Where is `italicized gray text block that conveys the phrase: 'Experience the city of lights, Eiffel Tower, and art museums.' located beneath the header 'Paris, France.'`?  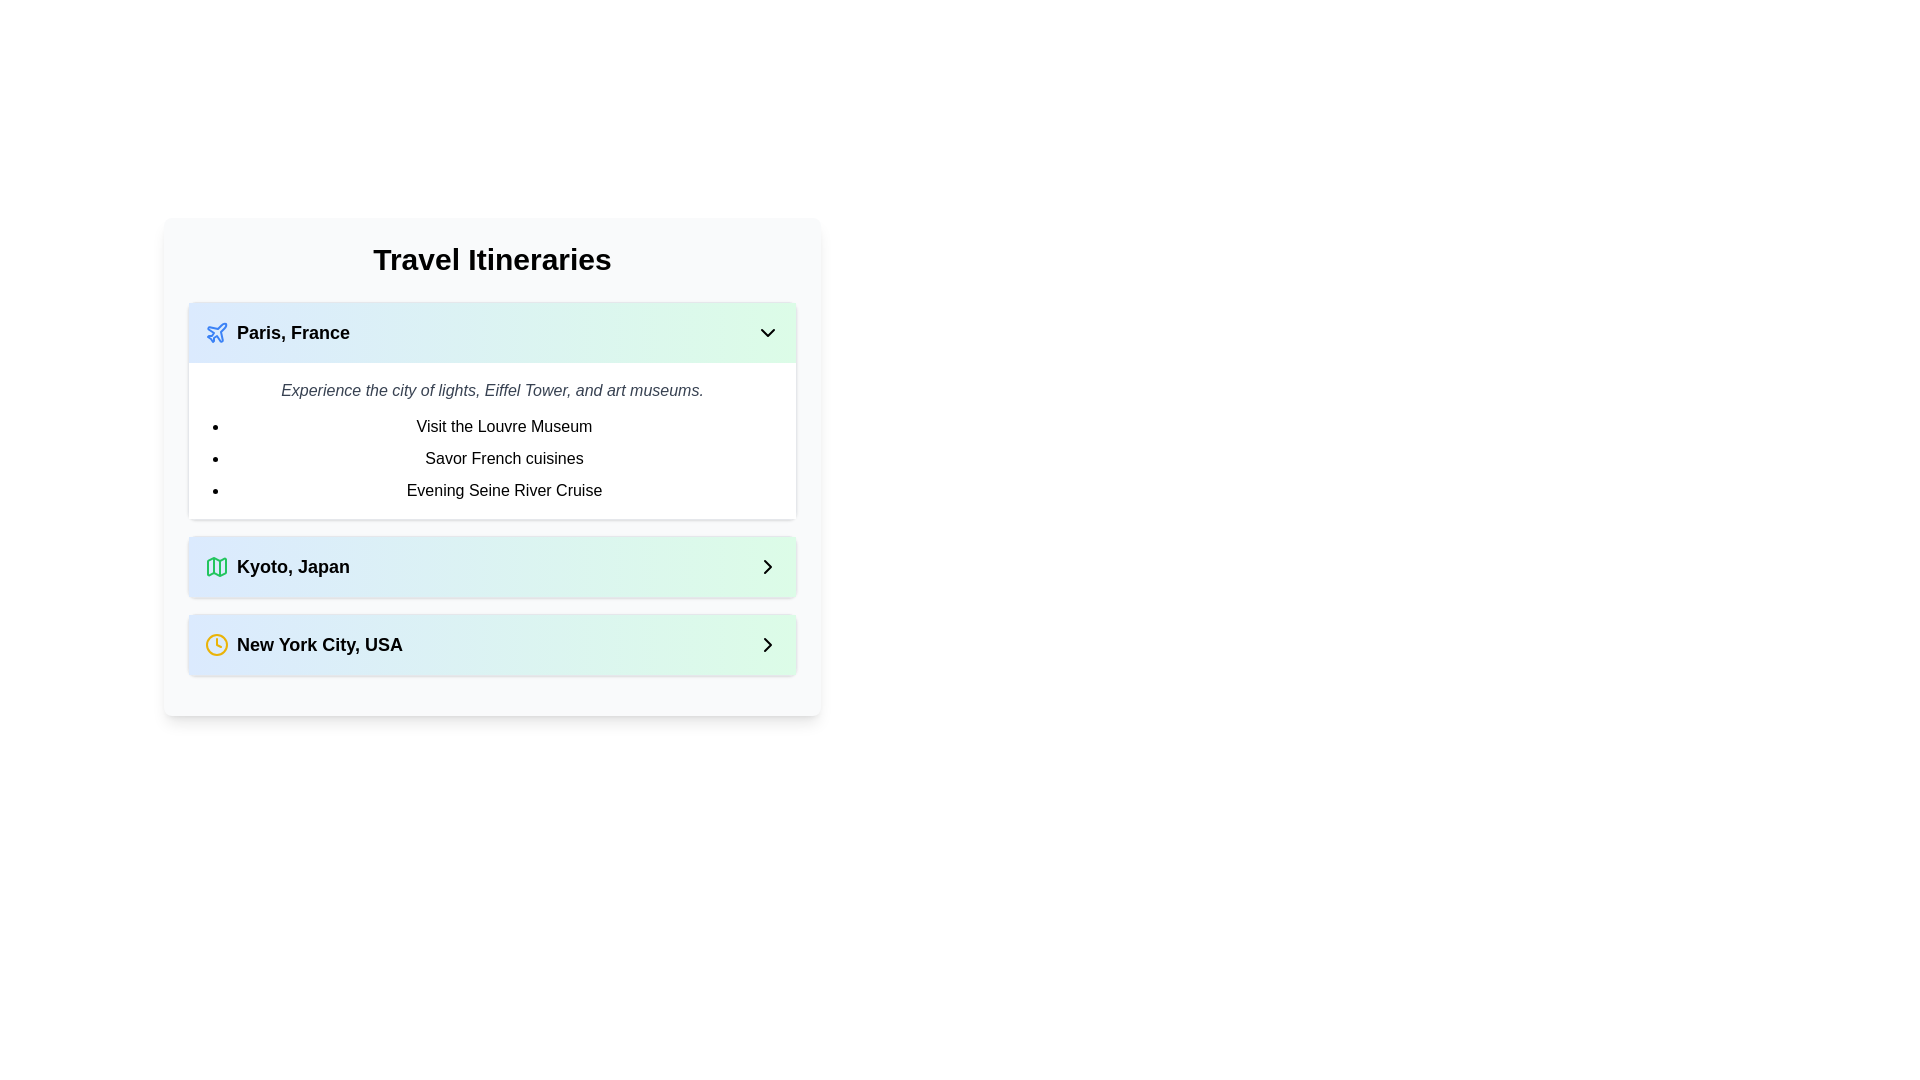
italicized gray text block that conveys the phrase: 'Experience the city of lights, Eiffel Tower, and art museums.' located beneath the header 'Paris, France.' is located at coordinates (492, 390).